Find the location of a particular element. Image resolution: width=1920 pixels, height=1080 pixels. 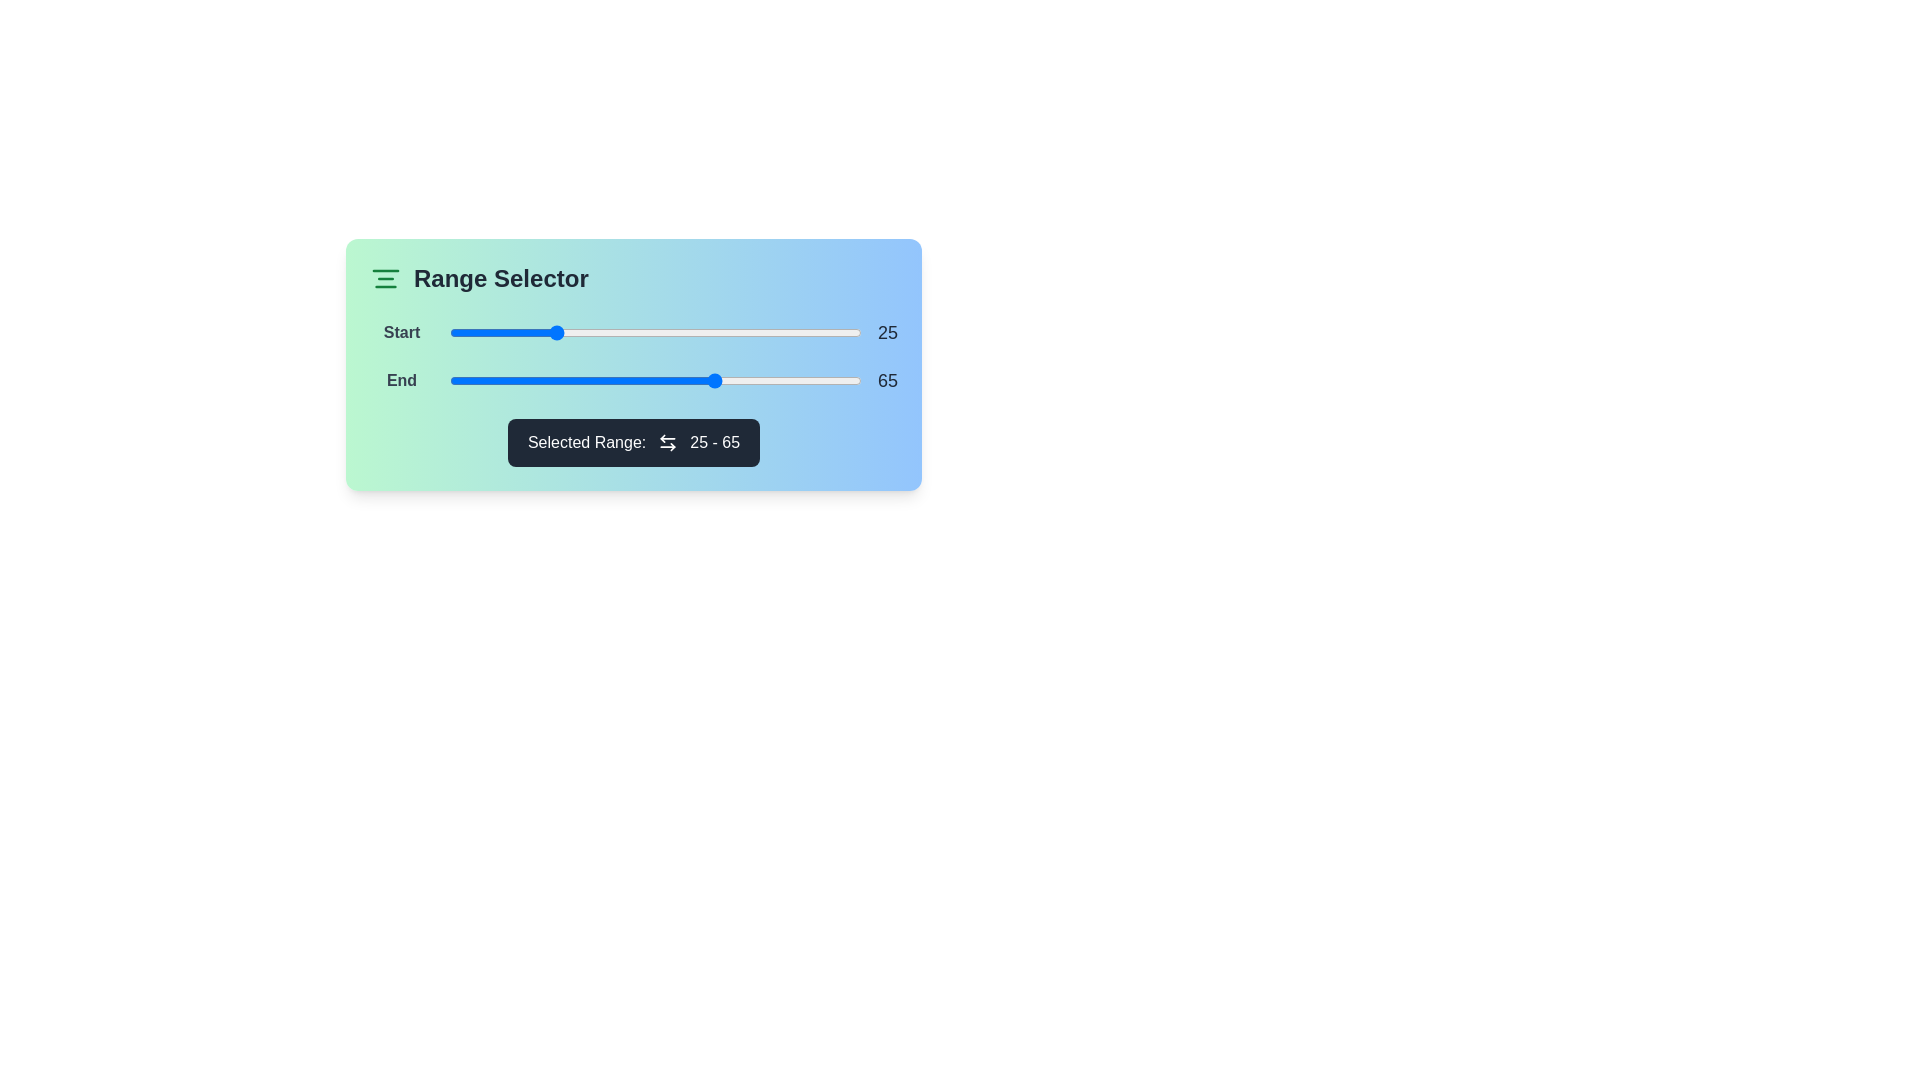

the end range slider to 10 by dragging it to the desired position is located at coordinates (491, 381).